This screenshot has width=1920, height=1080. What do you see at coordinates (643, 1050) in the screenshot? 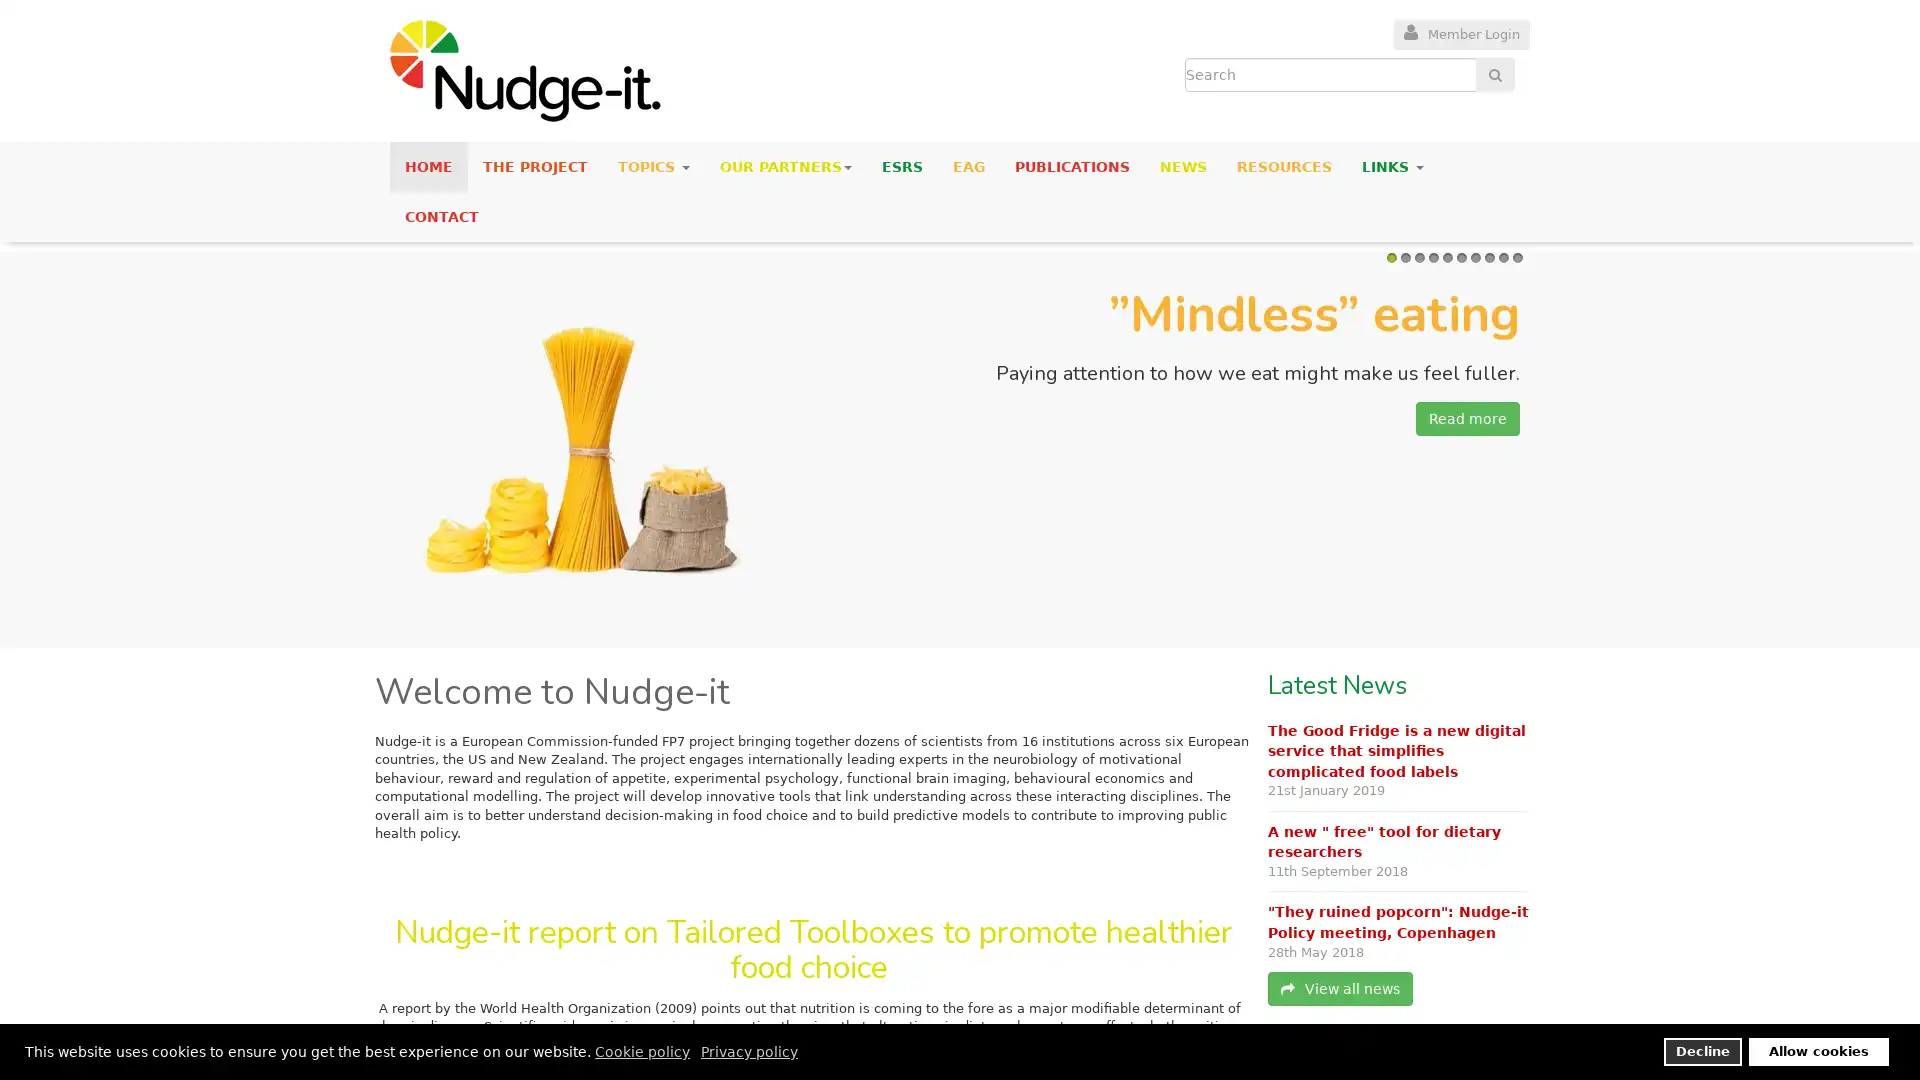
I see `cookie policy` at bounding box center [643, 1050].